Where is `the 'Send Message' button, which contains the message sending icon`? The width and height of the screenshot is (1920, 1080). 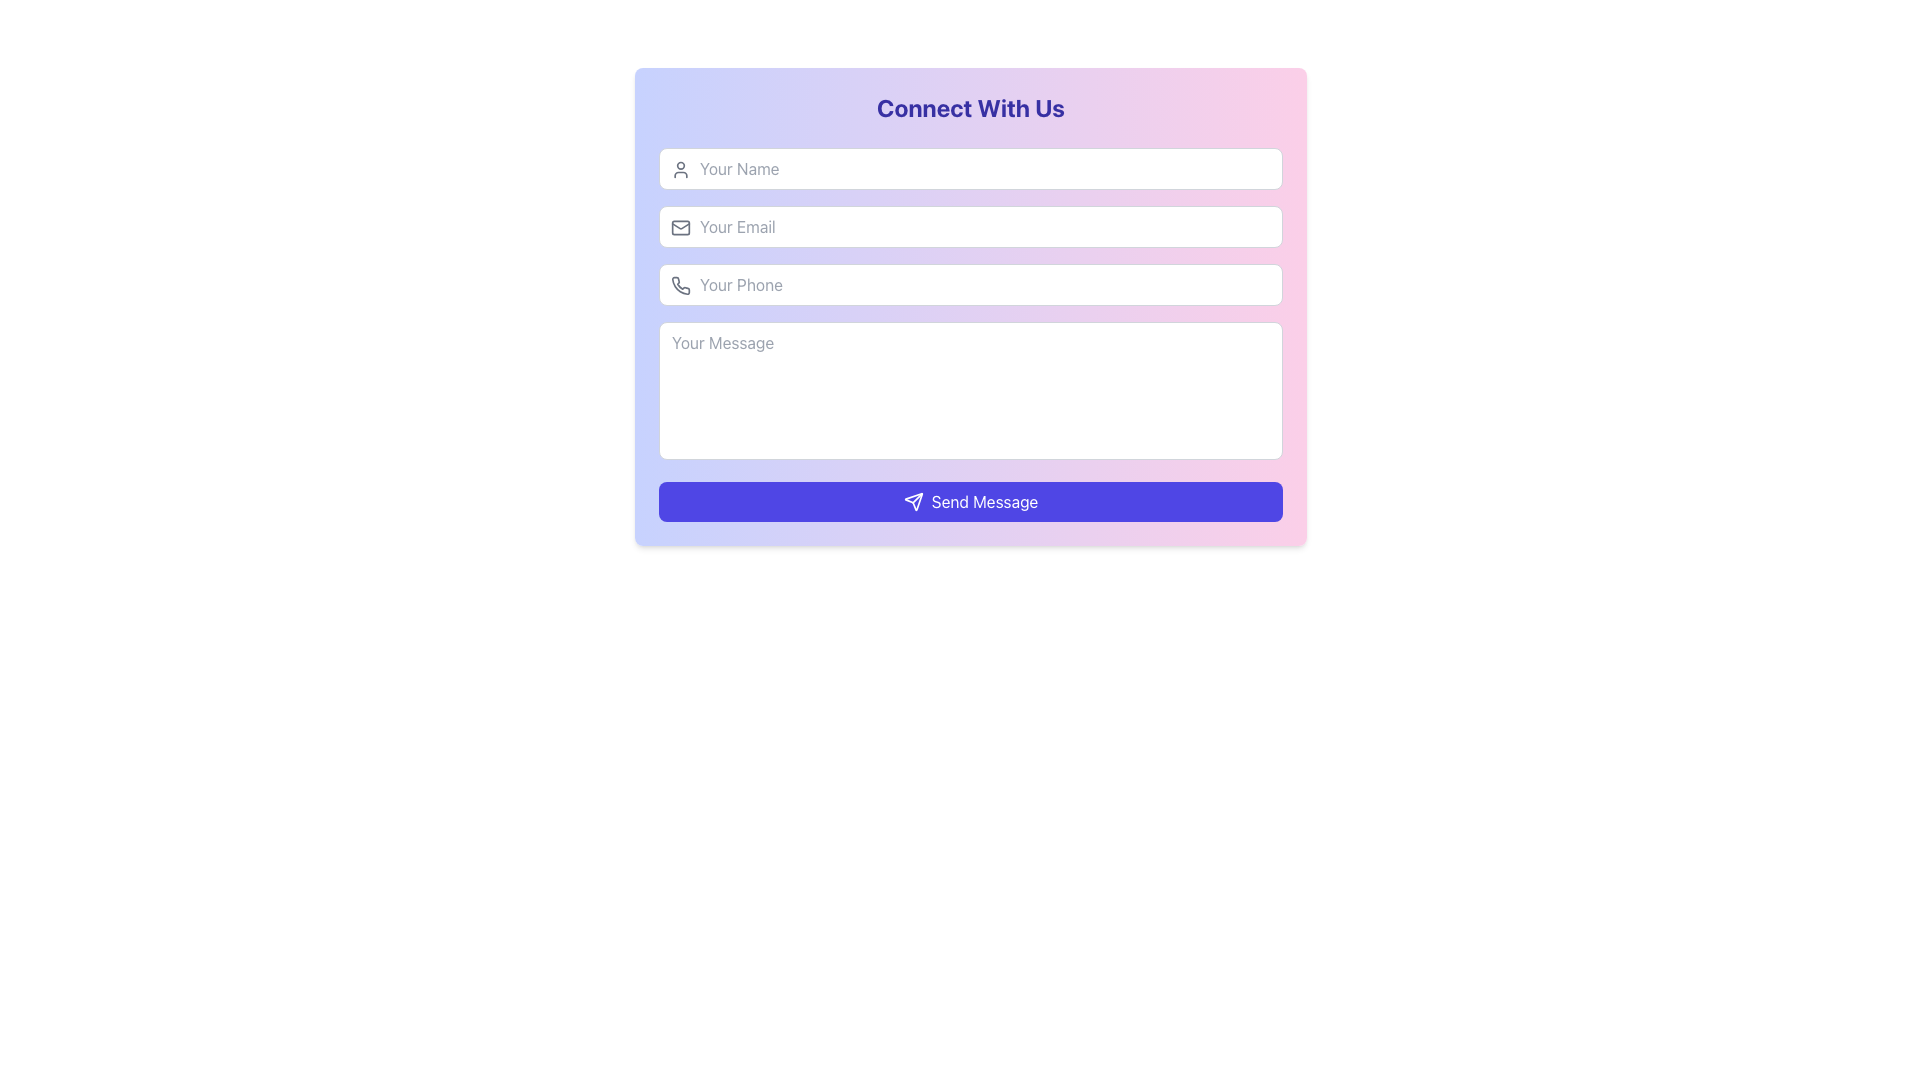
the 'Send Message' button, which contains the message sending icon is located at coordinates (912, 500).